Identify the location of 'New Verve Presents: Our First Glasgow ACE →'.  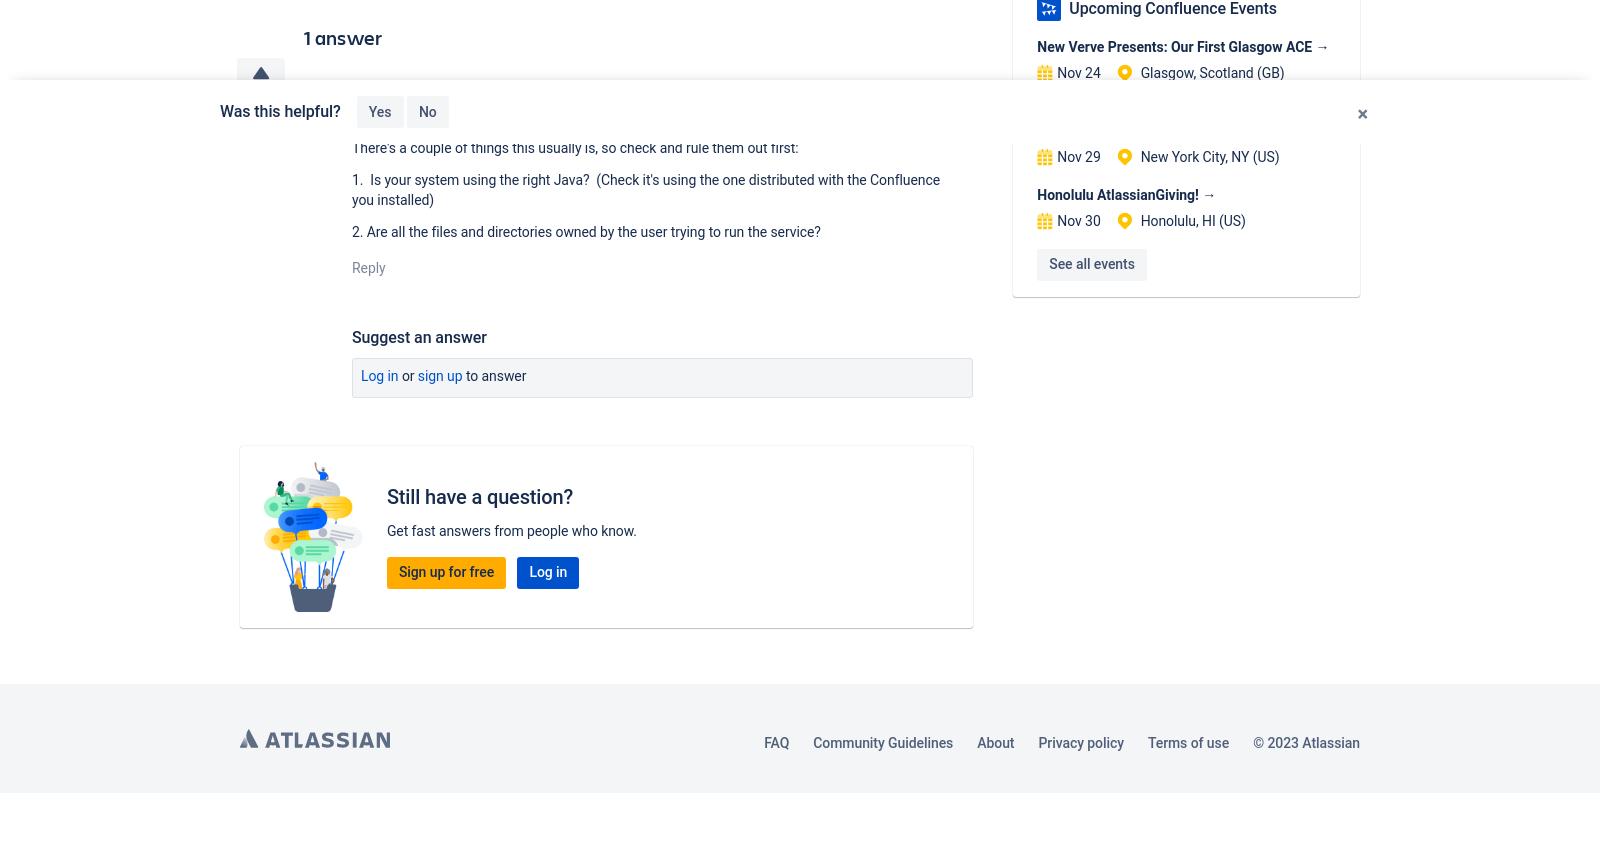
(1183, 44).